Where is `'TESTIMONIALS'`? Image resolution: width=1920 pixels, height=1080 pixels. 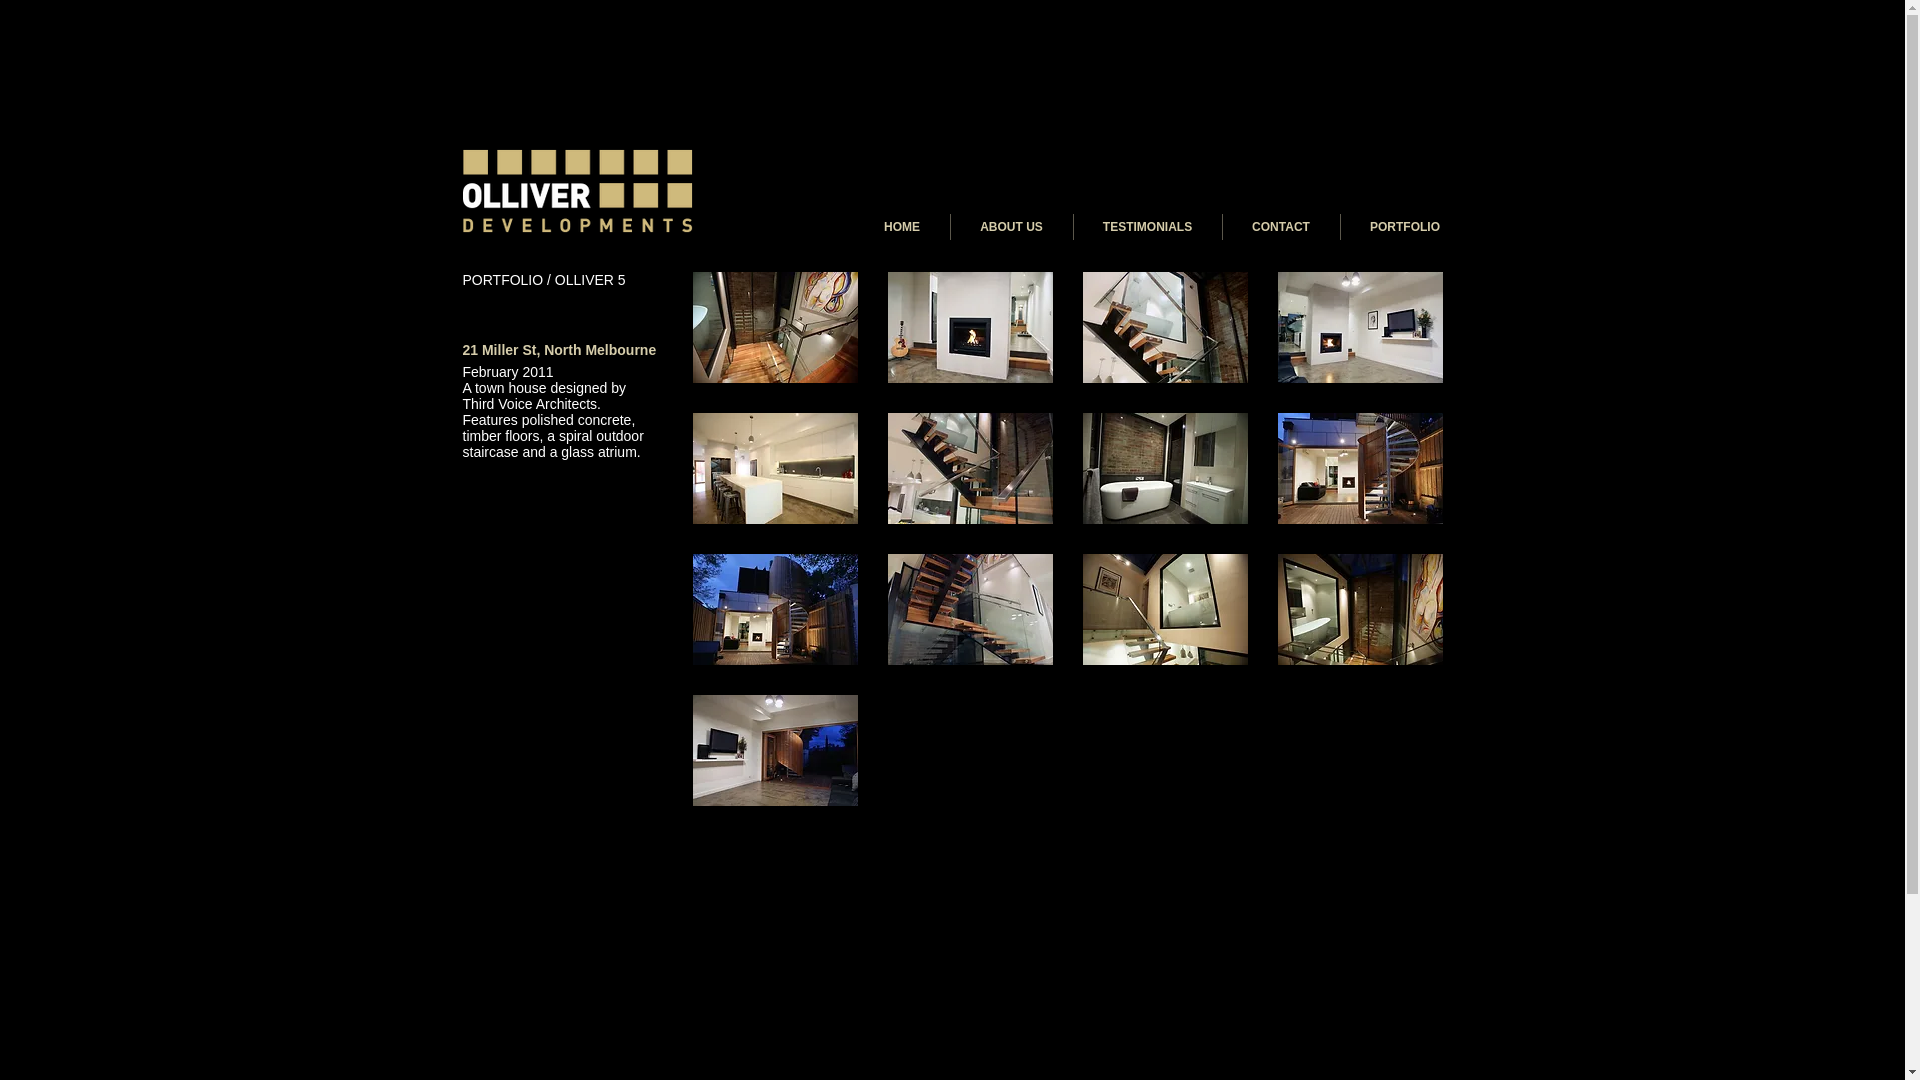
'TESTIMONIALS' is located at coordinates (1147, 226).